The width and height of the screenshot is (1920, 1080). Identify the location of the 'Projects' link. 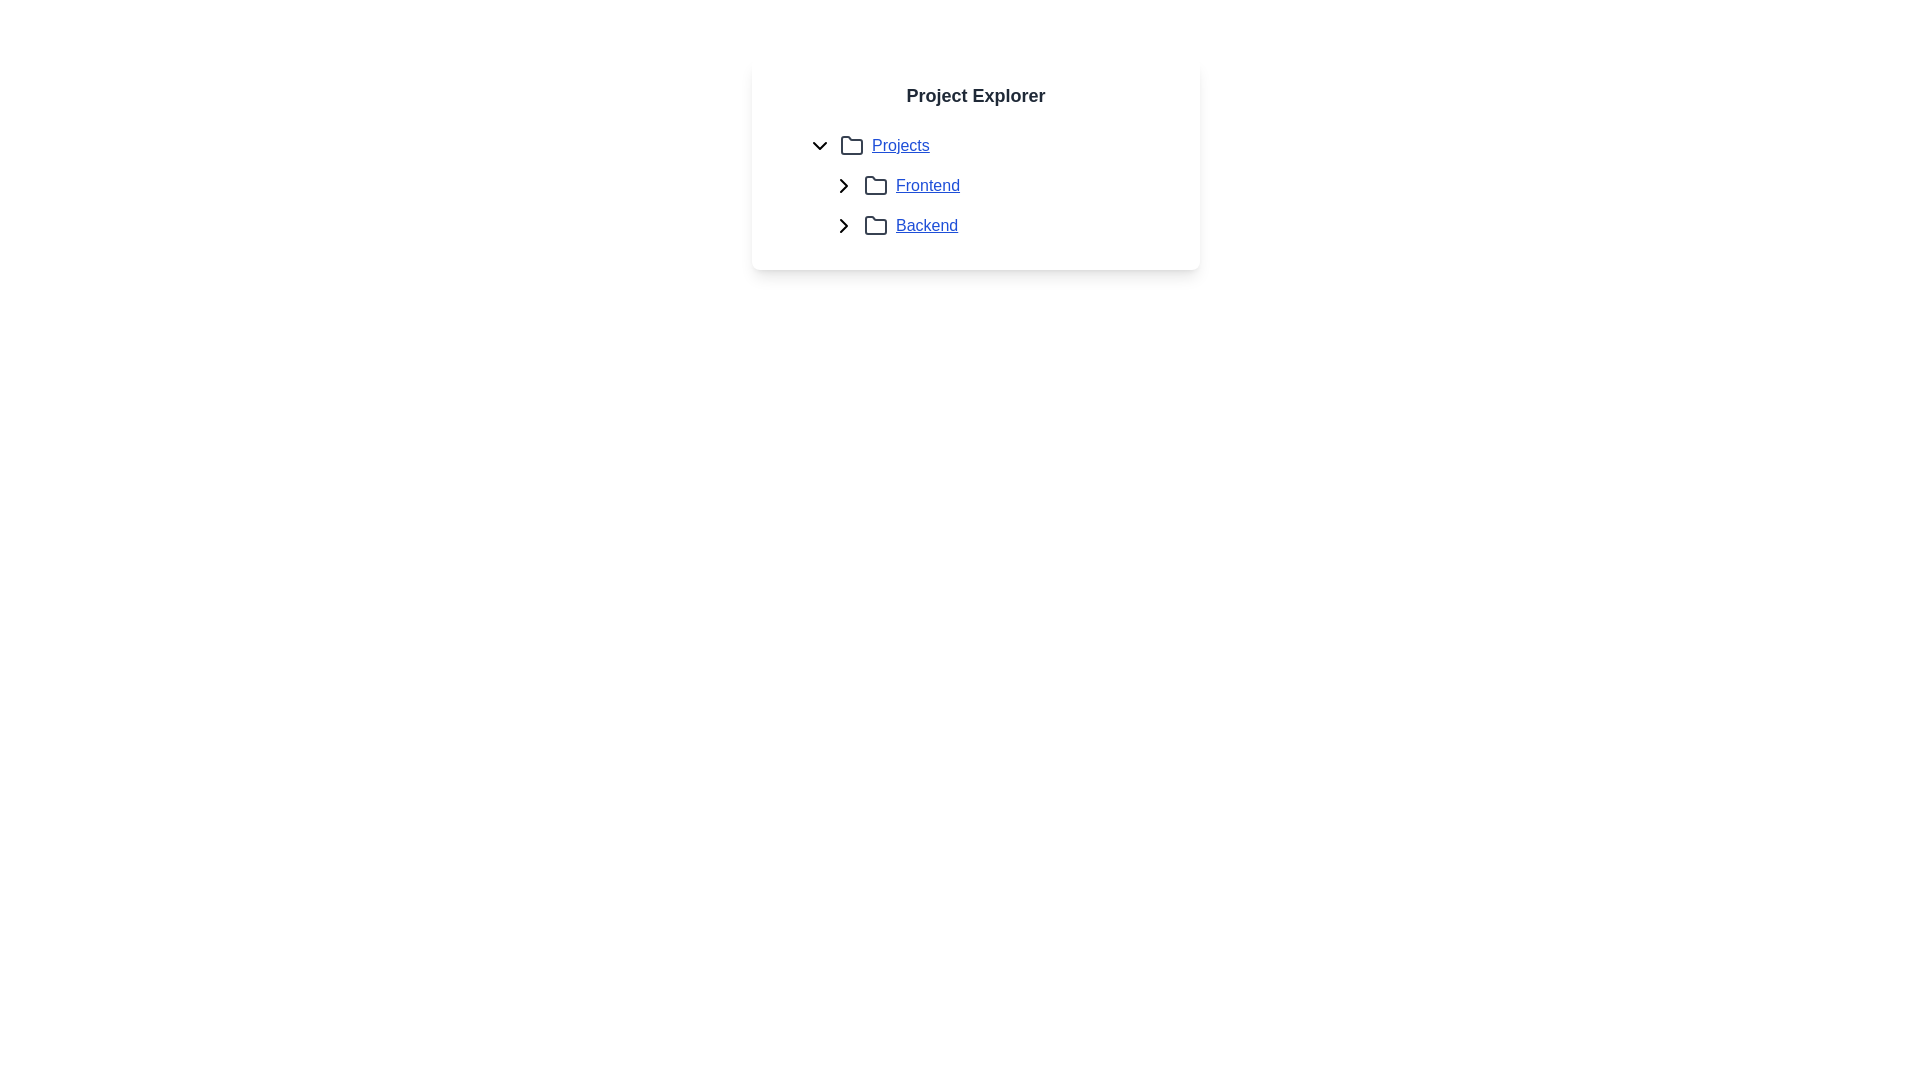
(899, 145).